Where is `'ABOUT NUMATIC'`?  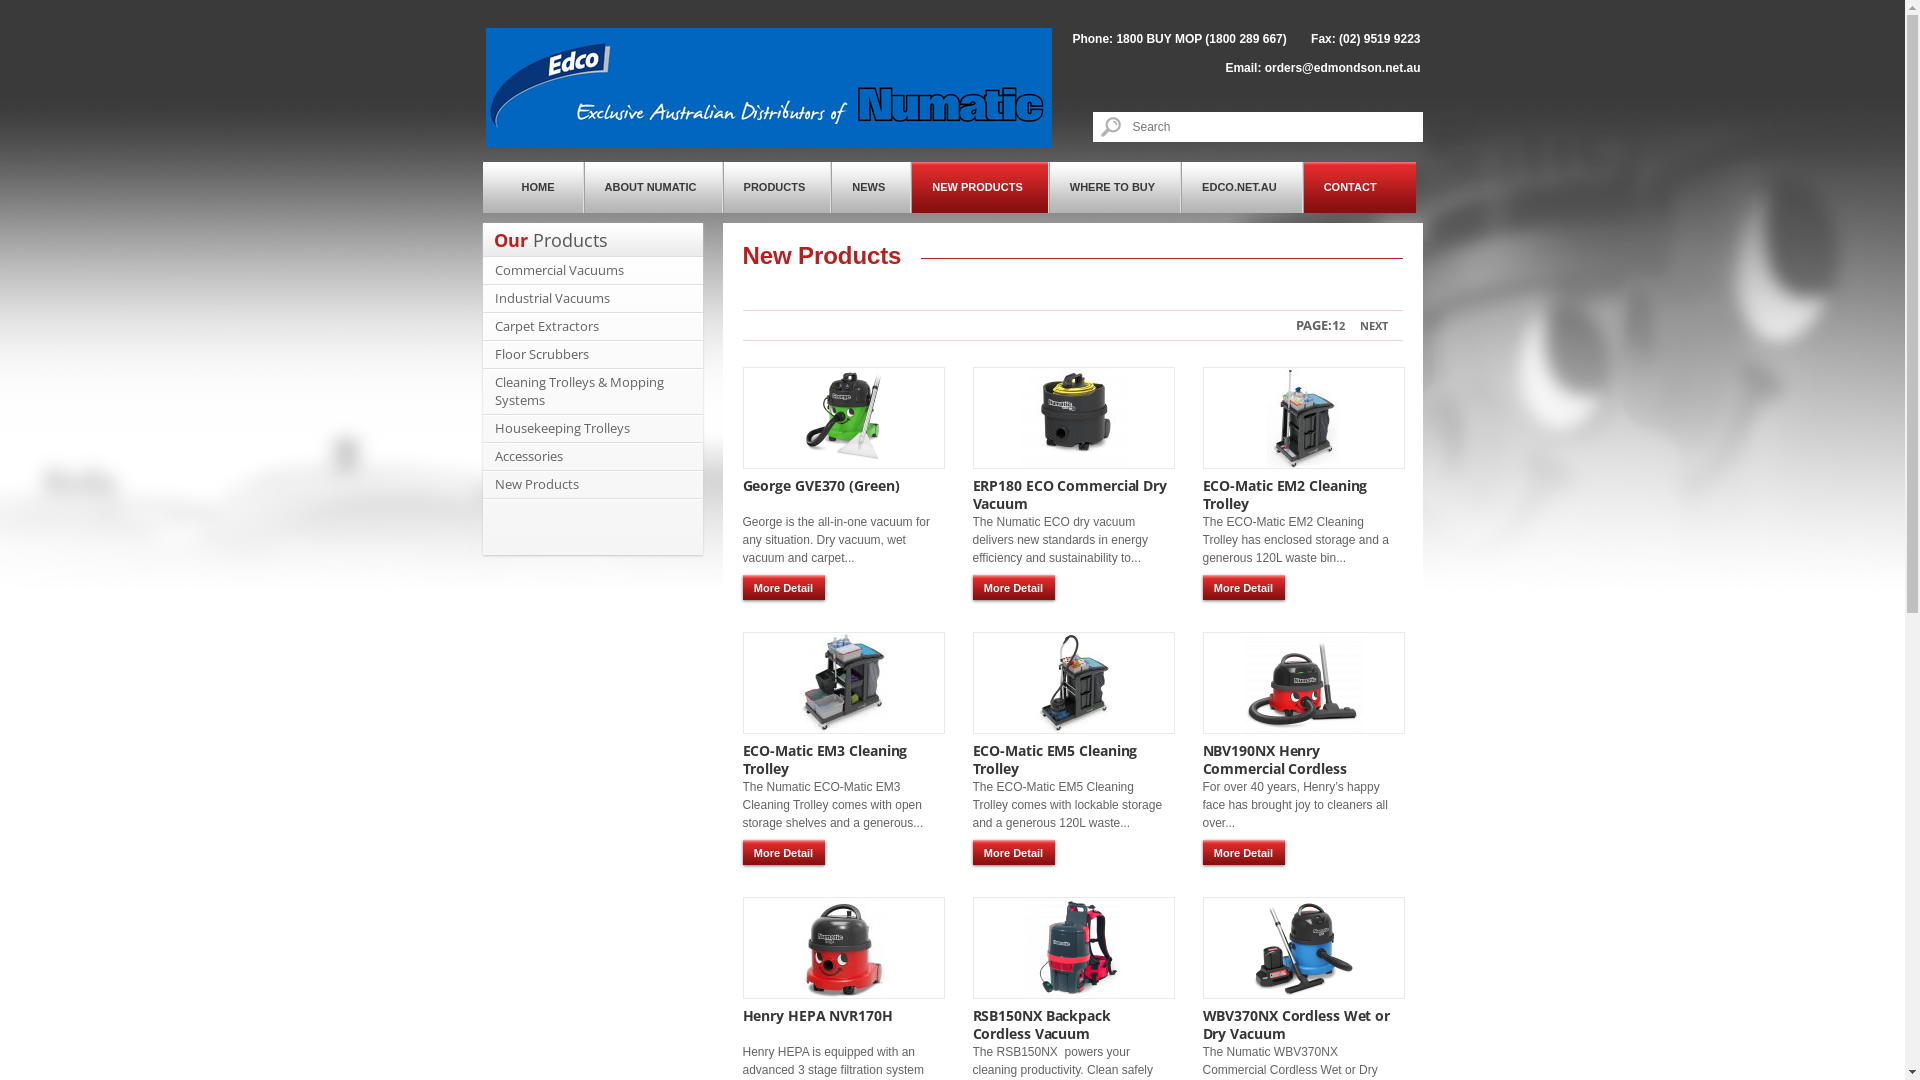
'ABOUT NUMATIC' is located at coordinates (653, 187).